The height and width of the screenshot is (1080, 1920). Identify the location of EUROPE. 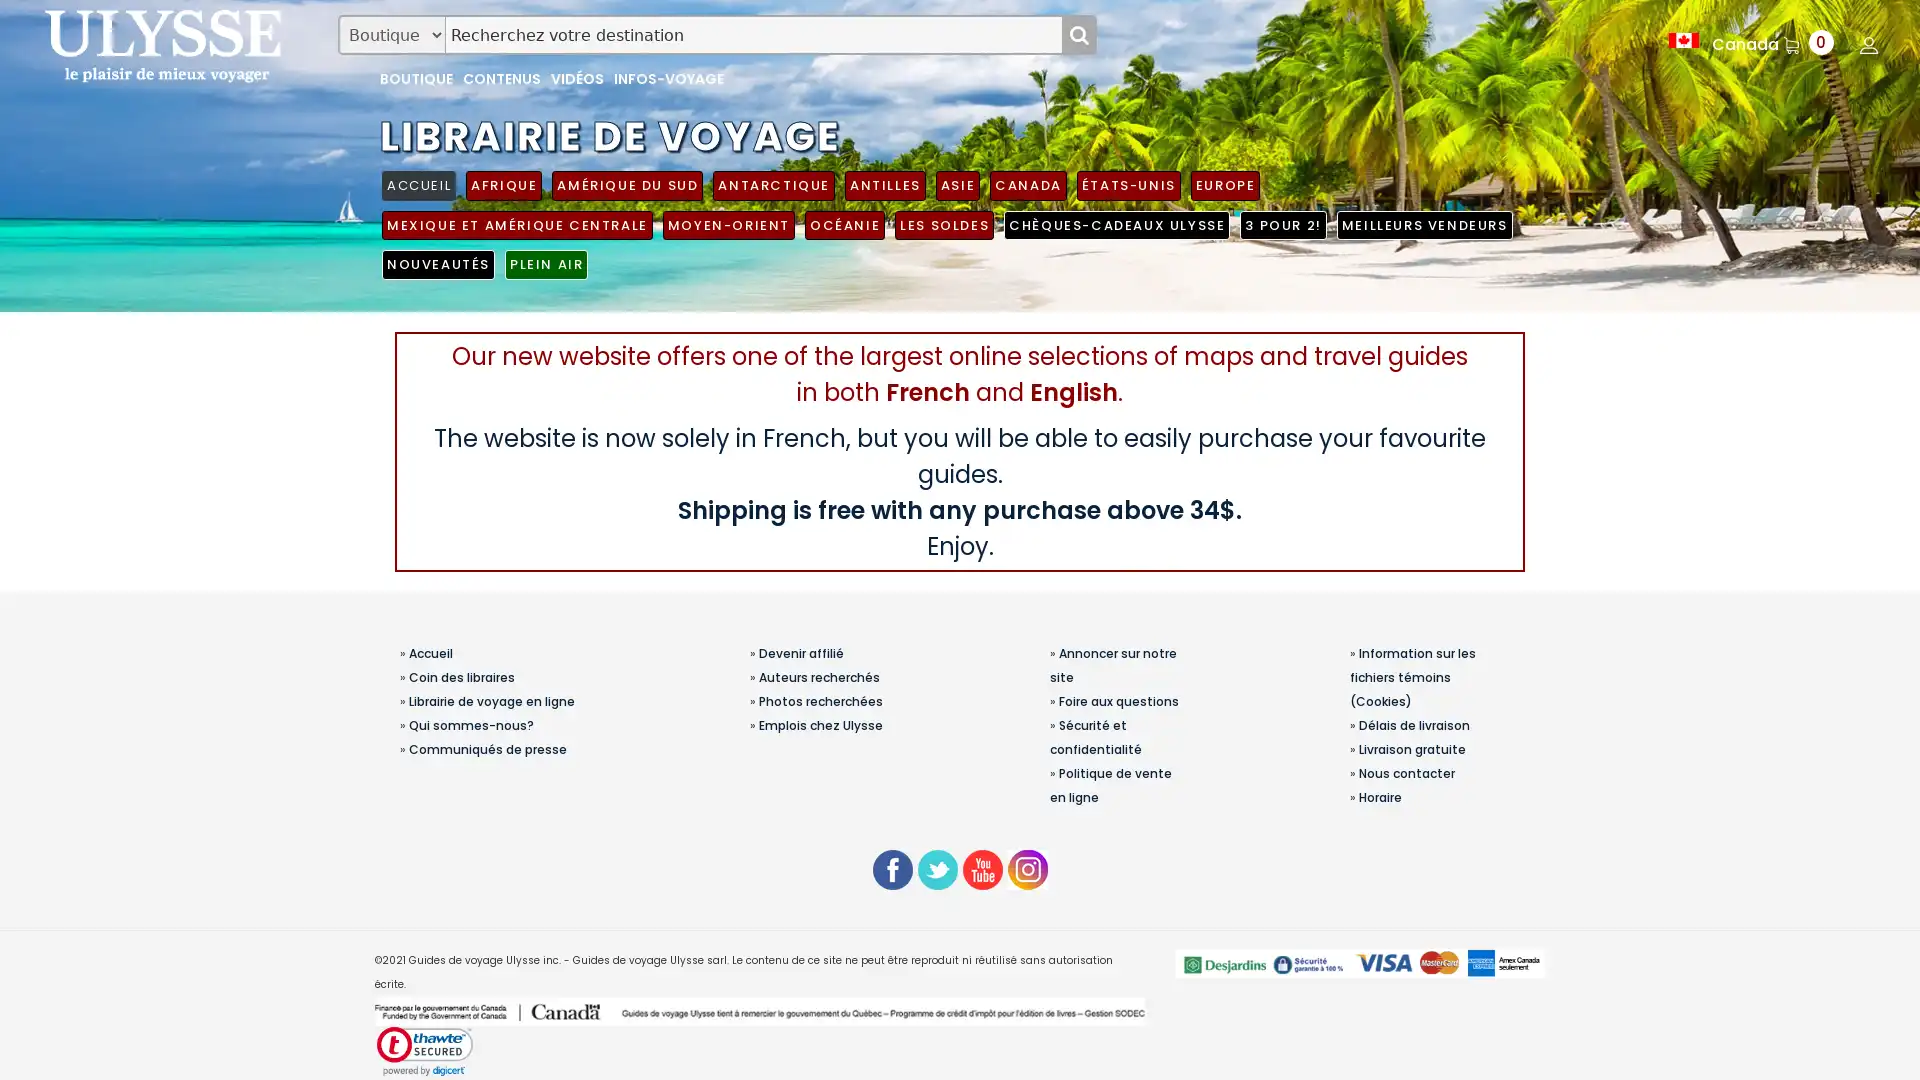
(1223, 185).